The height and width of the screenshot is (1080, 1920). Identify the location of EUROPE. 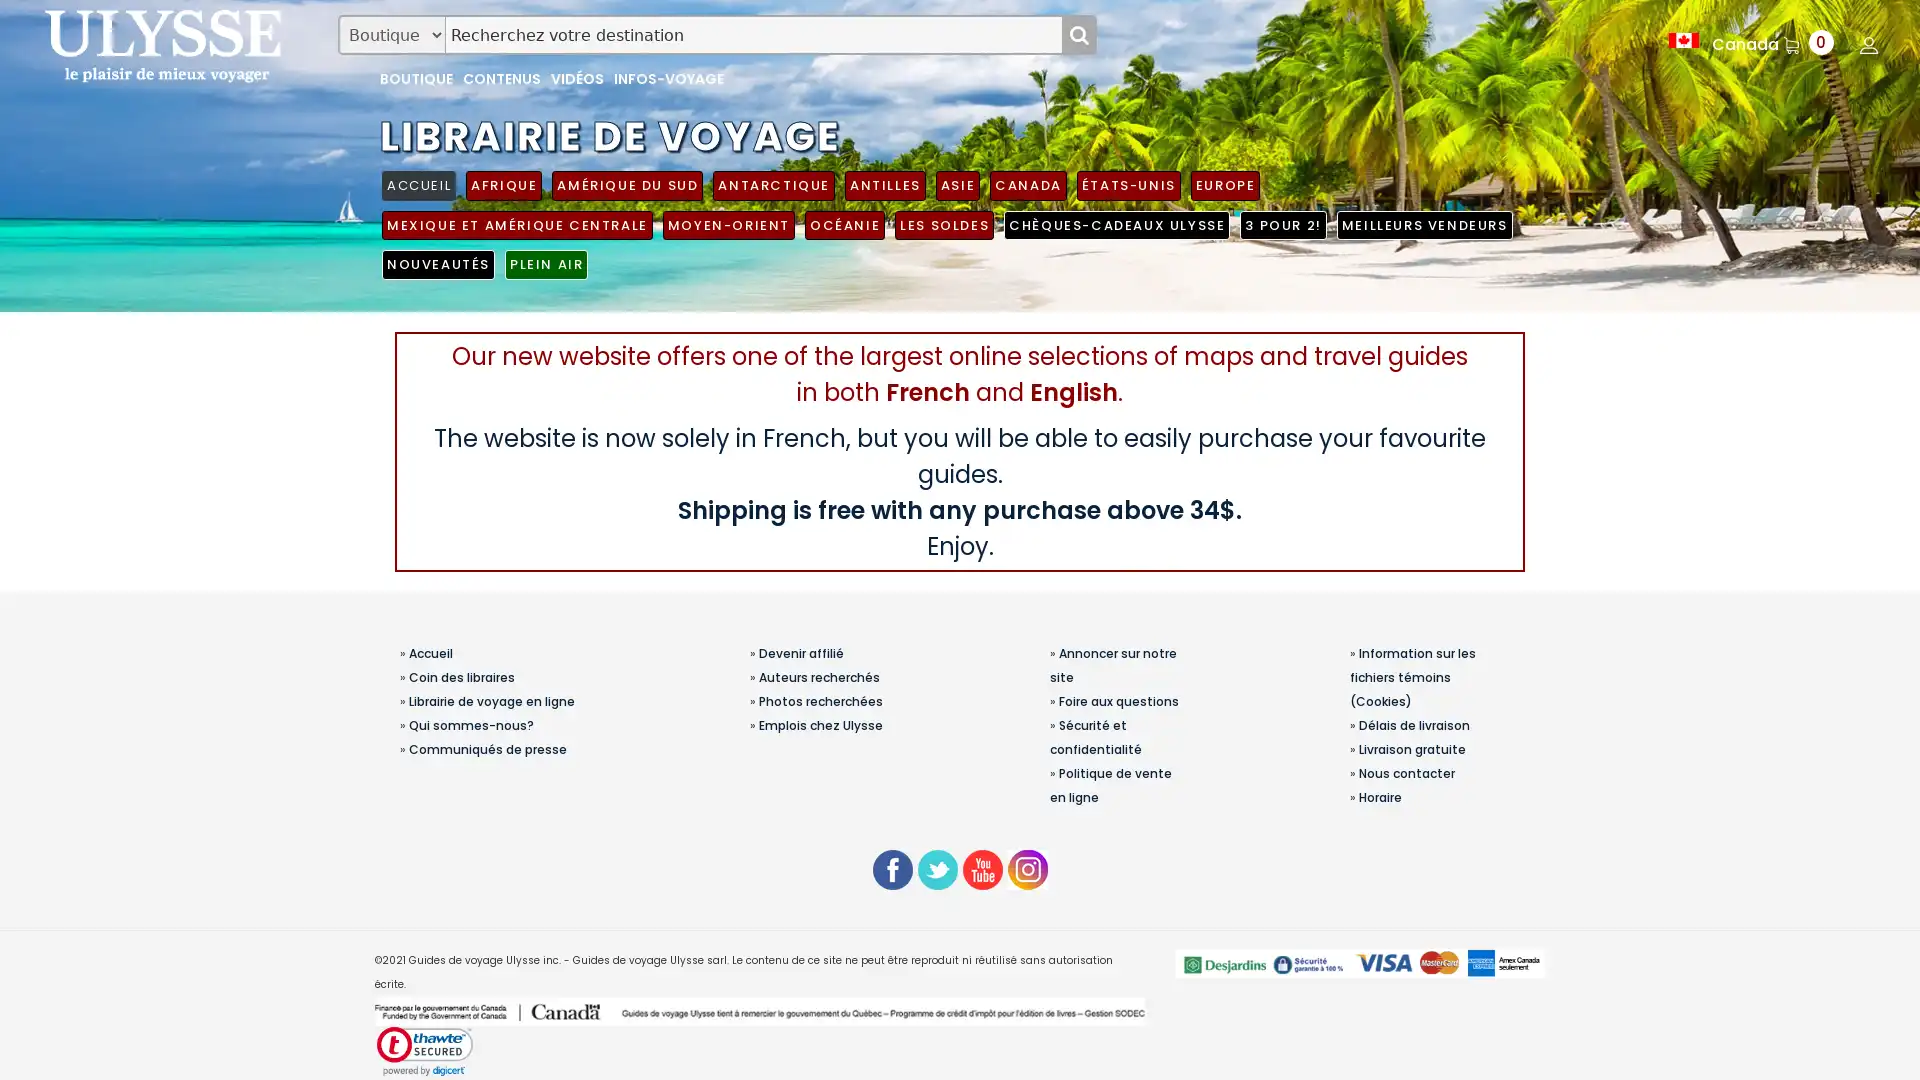
(1223, 185).